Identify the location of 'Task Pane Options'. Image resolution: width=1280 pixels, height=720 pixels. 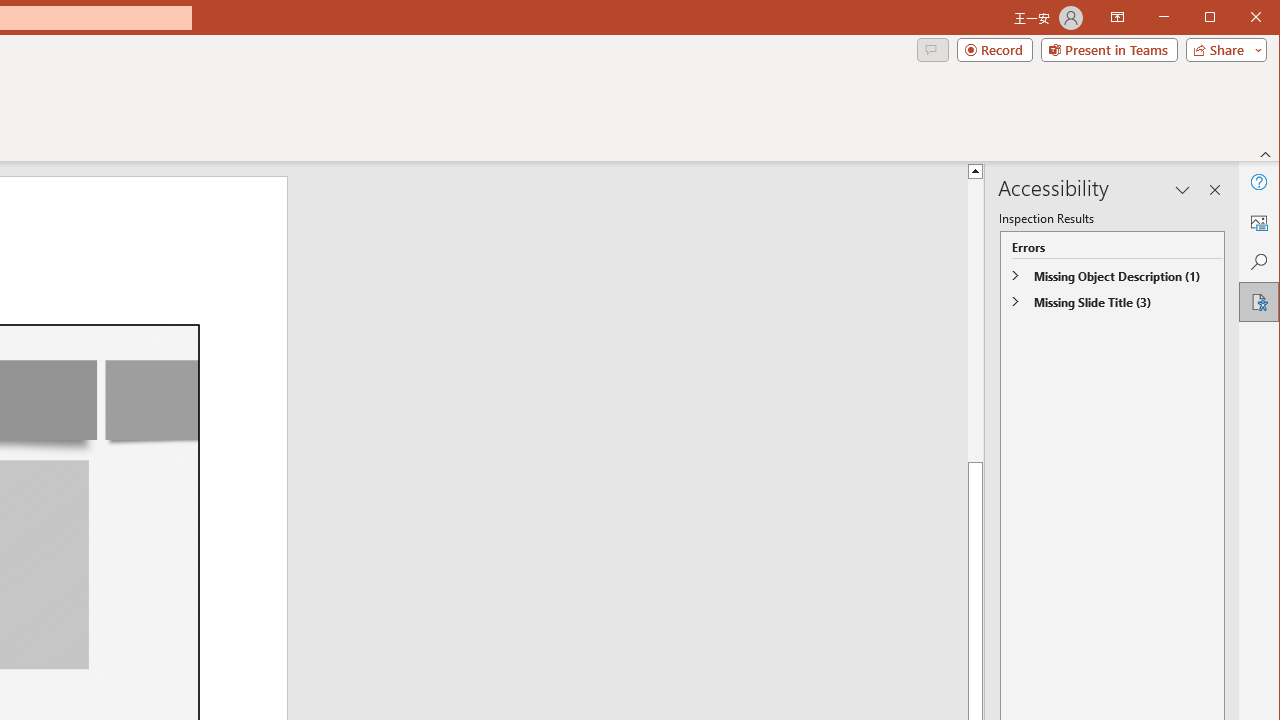
(1183, 190).